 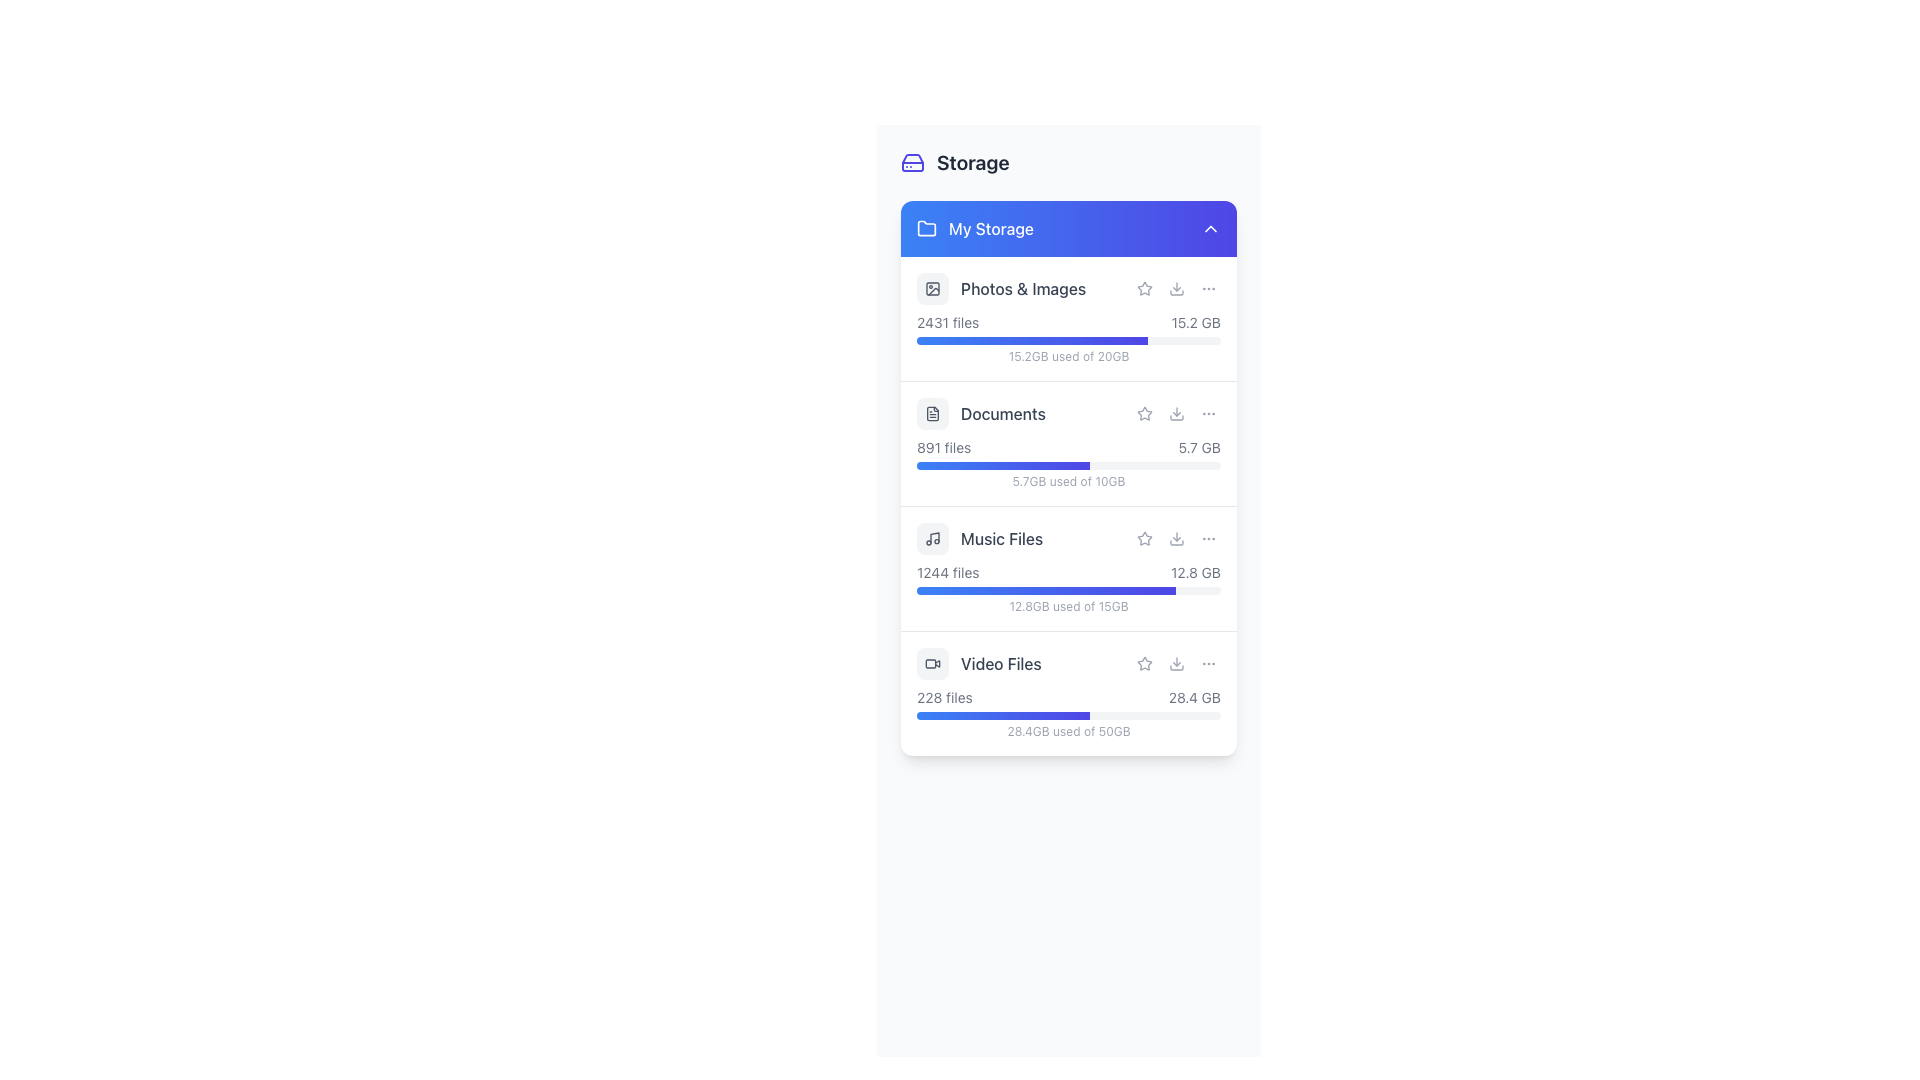 I want to click on the label displaying 'Video Files' with a video icon, which is located under 'My Storage' section, between 'Music Files' and a storage progress bar, so click(x=979, y=663).